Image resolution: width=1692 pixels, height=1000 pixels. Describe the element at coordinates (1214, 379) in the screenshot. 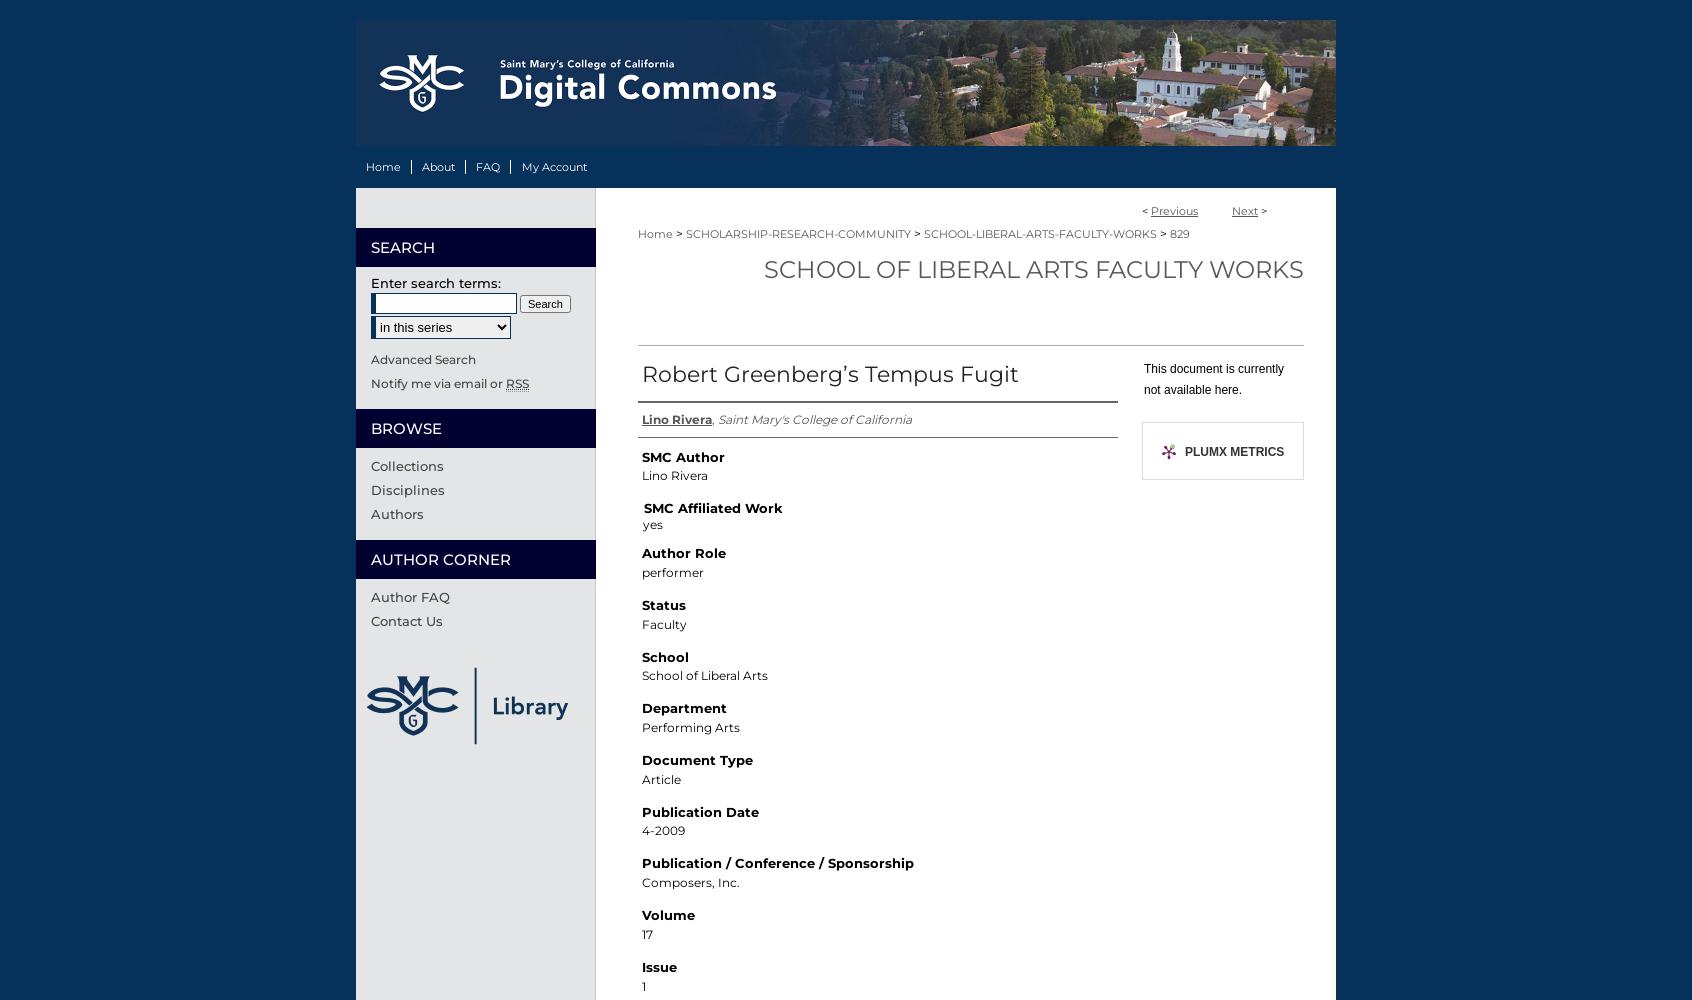

I see `'This document is currently not available here.'` at that location.